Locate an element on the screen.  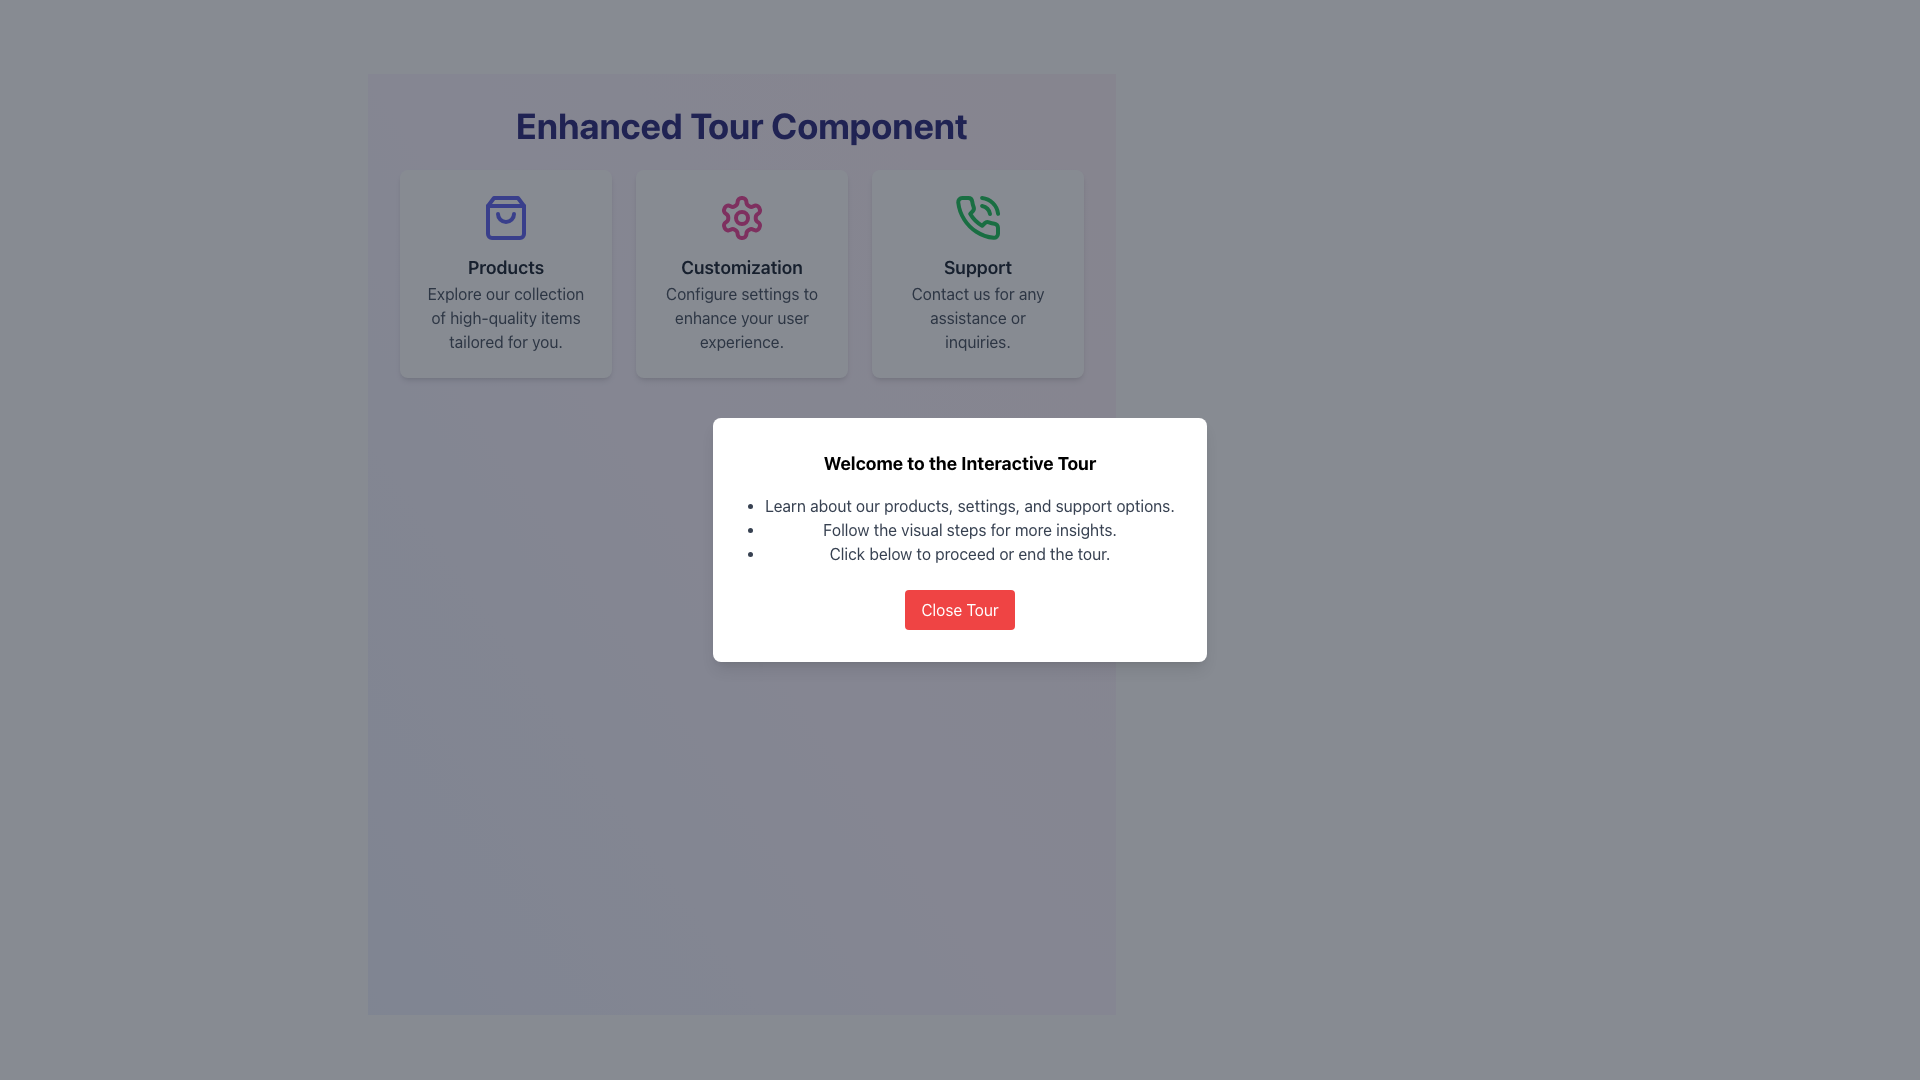
the second text block that provides contact information for customer support, located directly below the 'Support' heading is located at coordinates (978, 316).